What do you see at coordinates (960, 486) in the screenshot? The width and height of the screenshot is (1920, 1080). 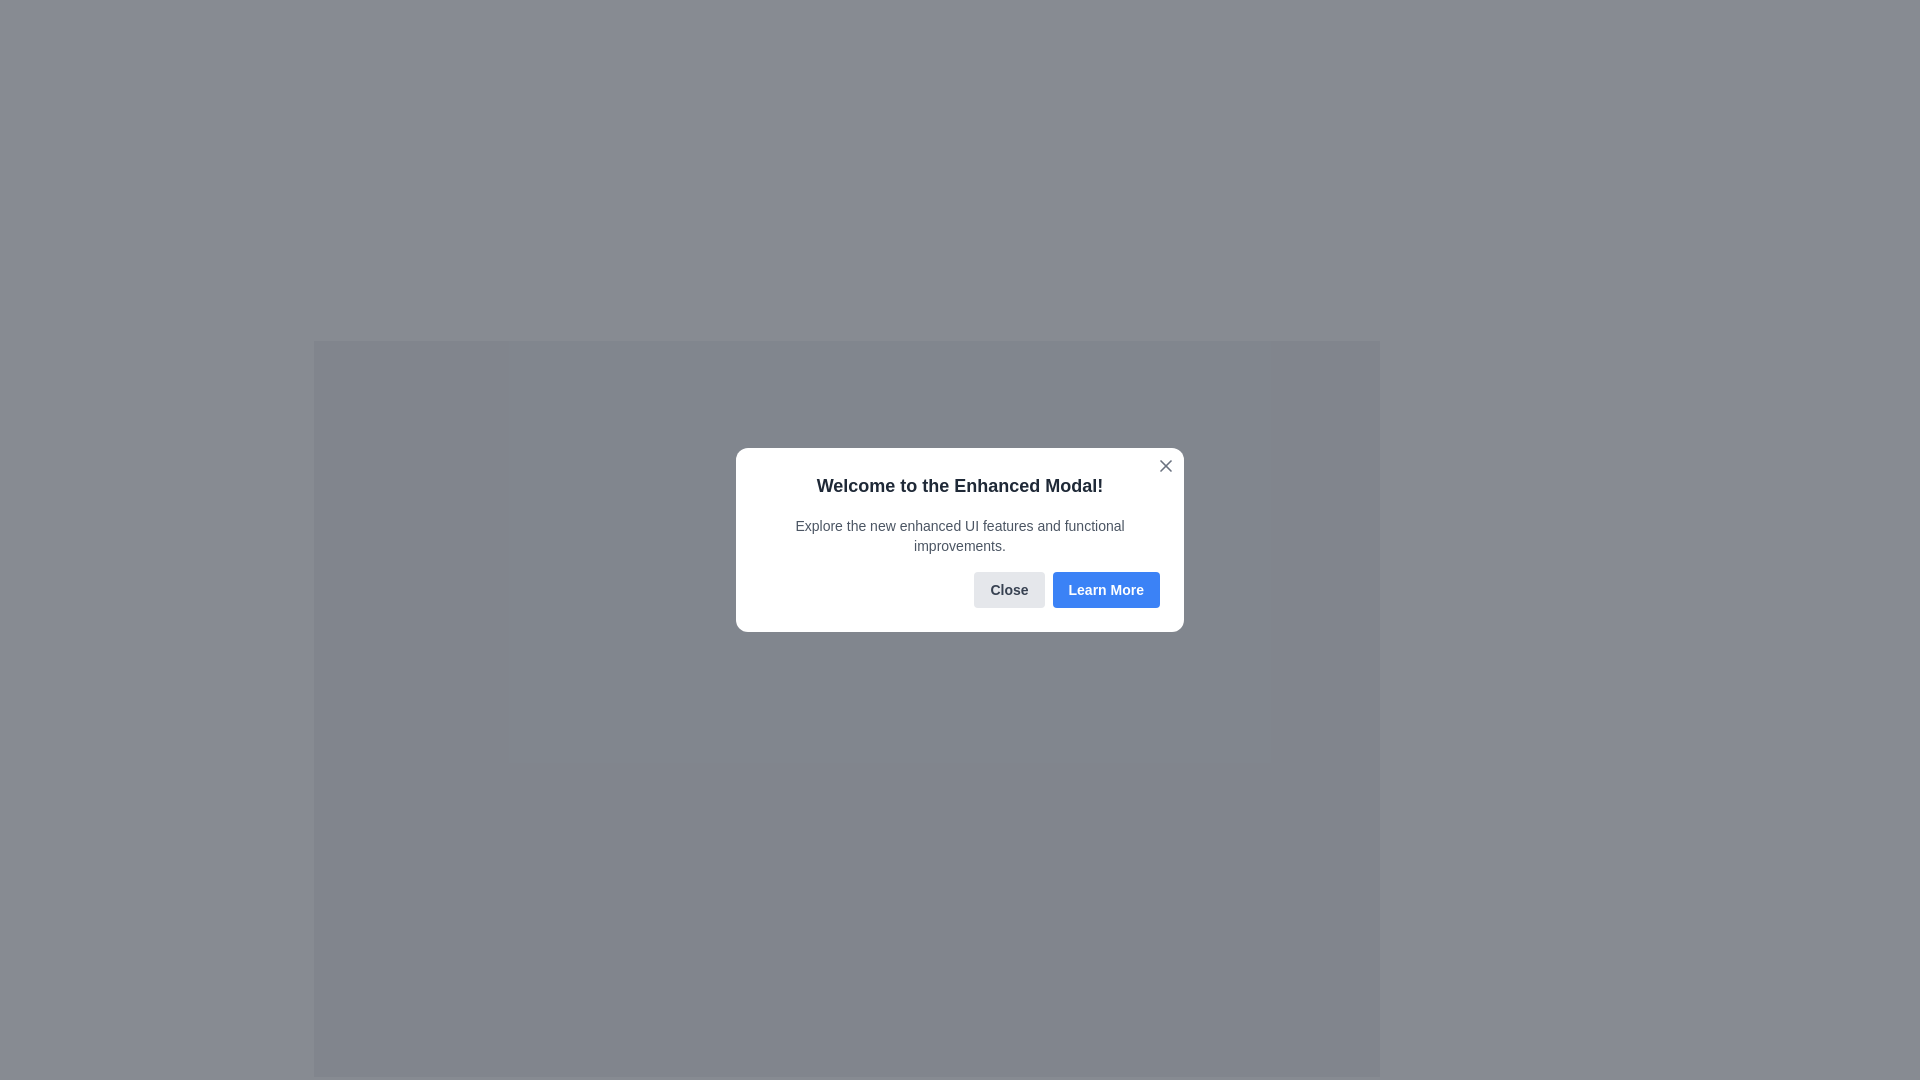 I see `title text element located at the top center of the modal dialog, which introduces the modal's content` at bounding box center [960, 486].